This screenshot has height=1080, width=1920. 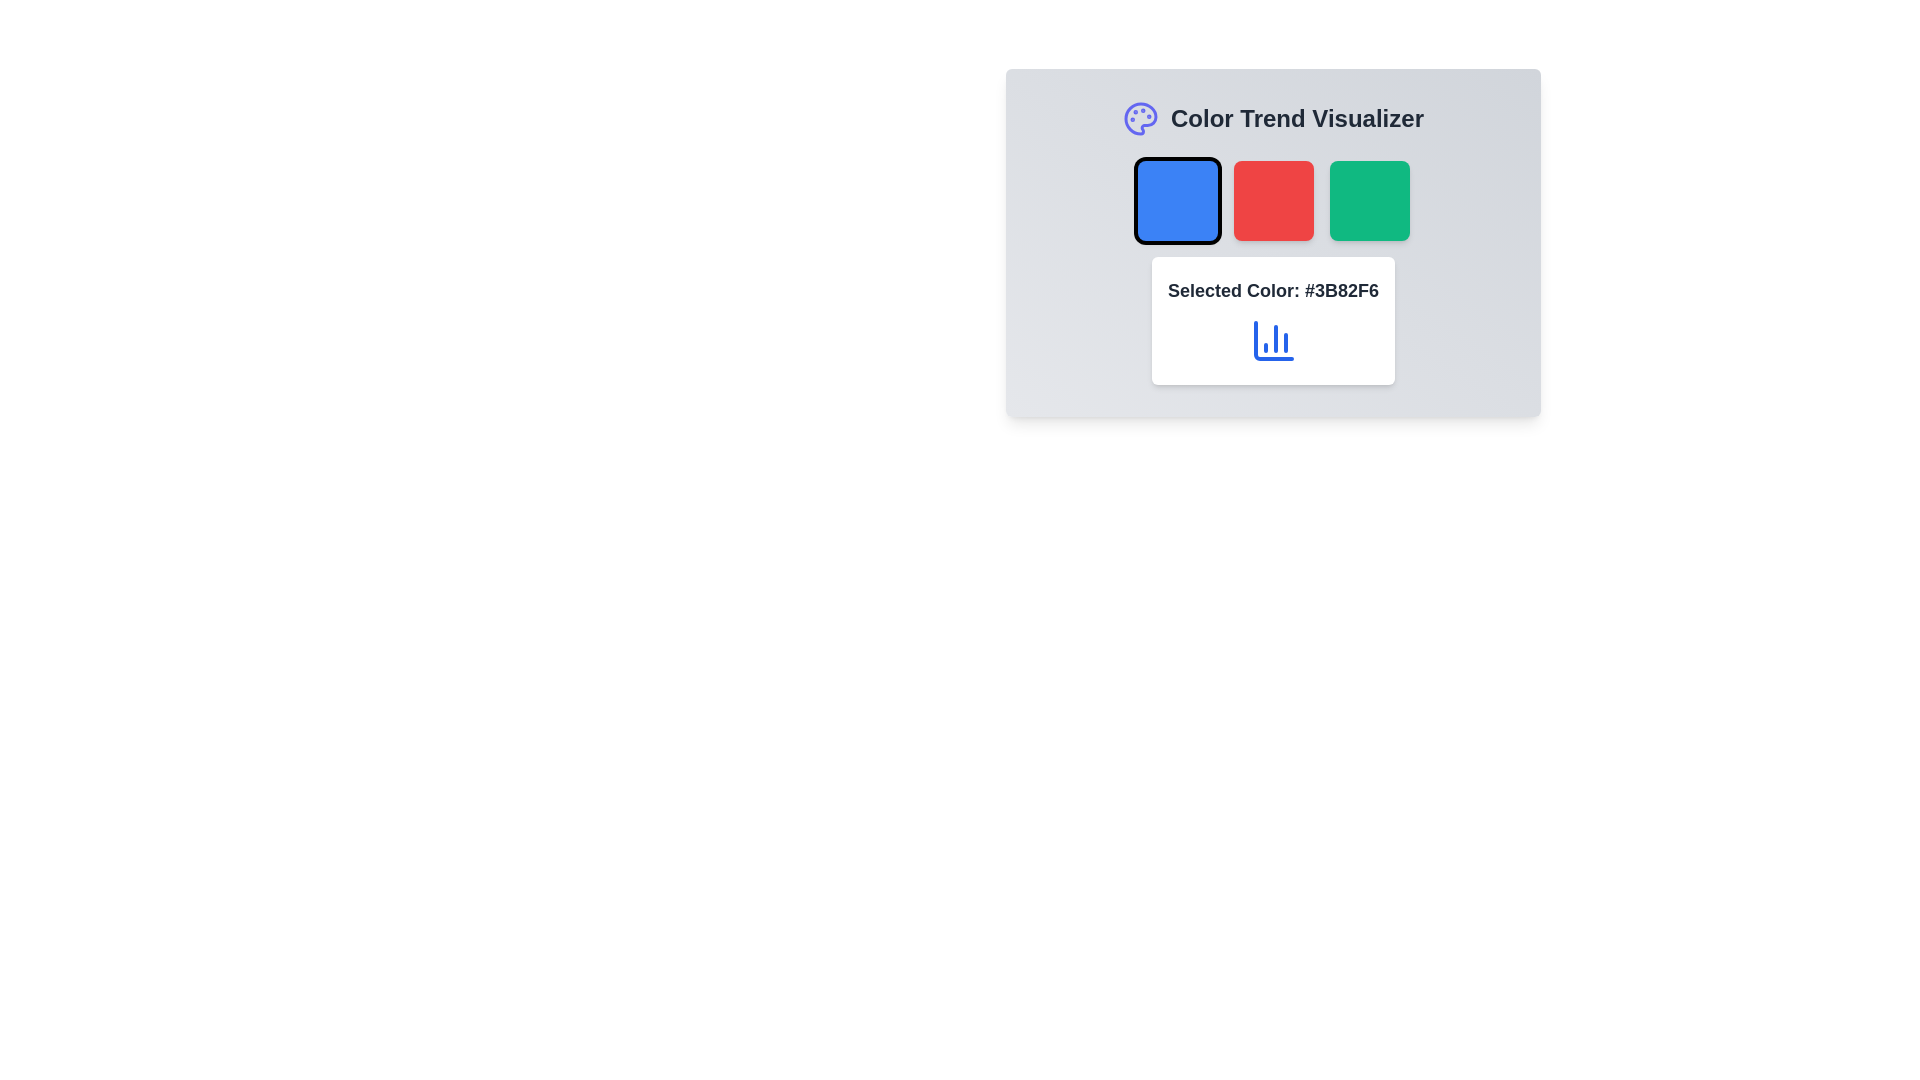 I want to click on the color block in the Grid panel of the Color Trend Visualizer, so click(x=1272, y=200).